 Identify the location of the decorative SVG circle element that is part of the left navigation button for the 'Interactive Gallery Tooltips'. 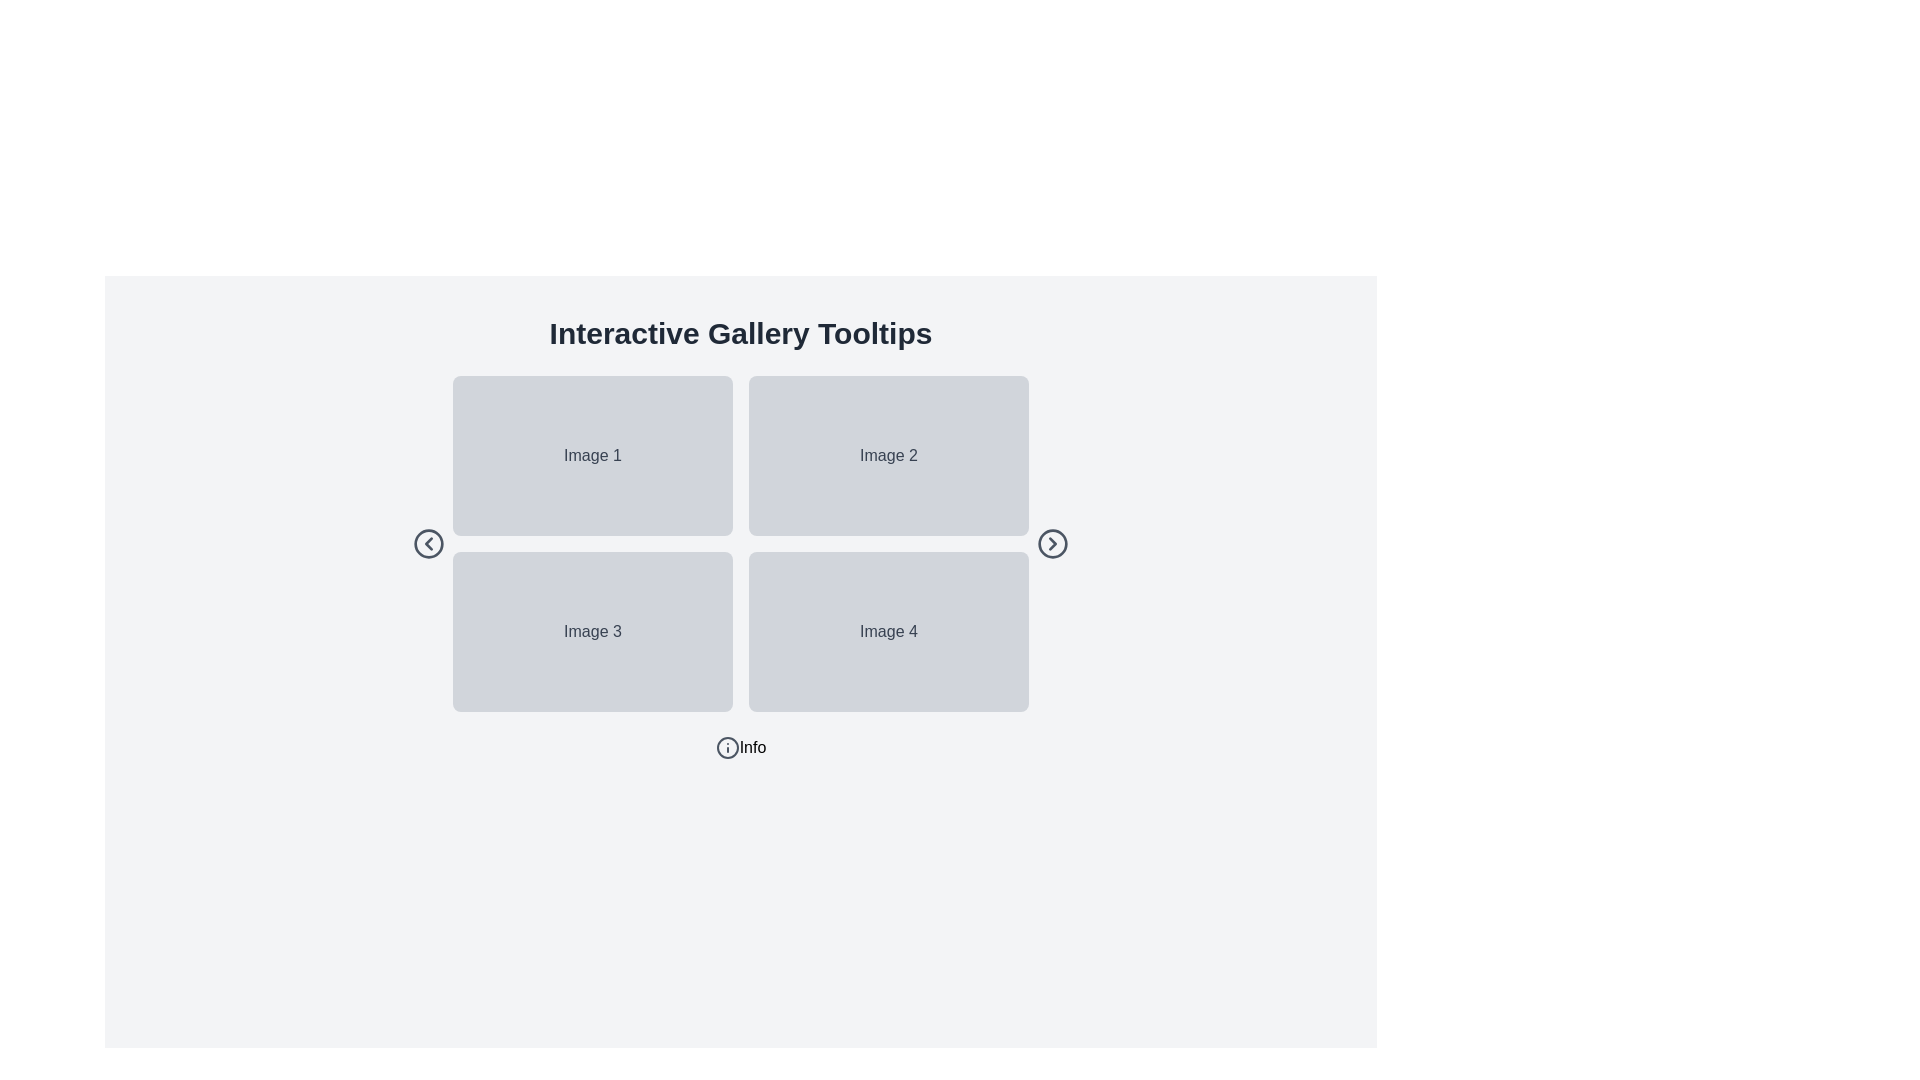
(427, 543).